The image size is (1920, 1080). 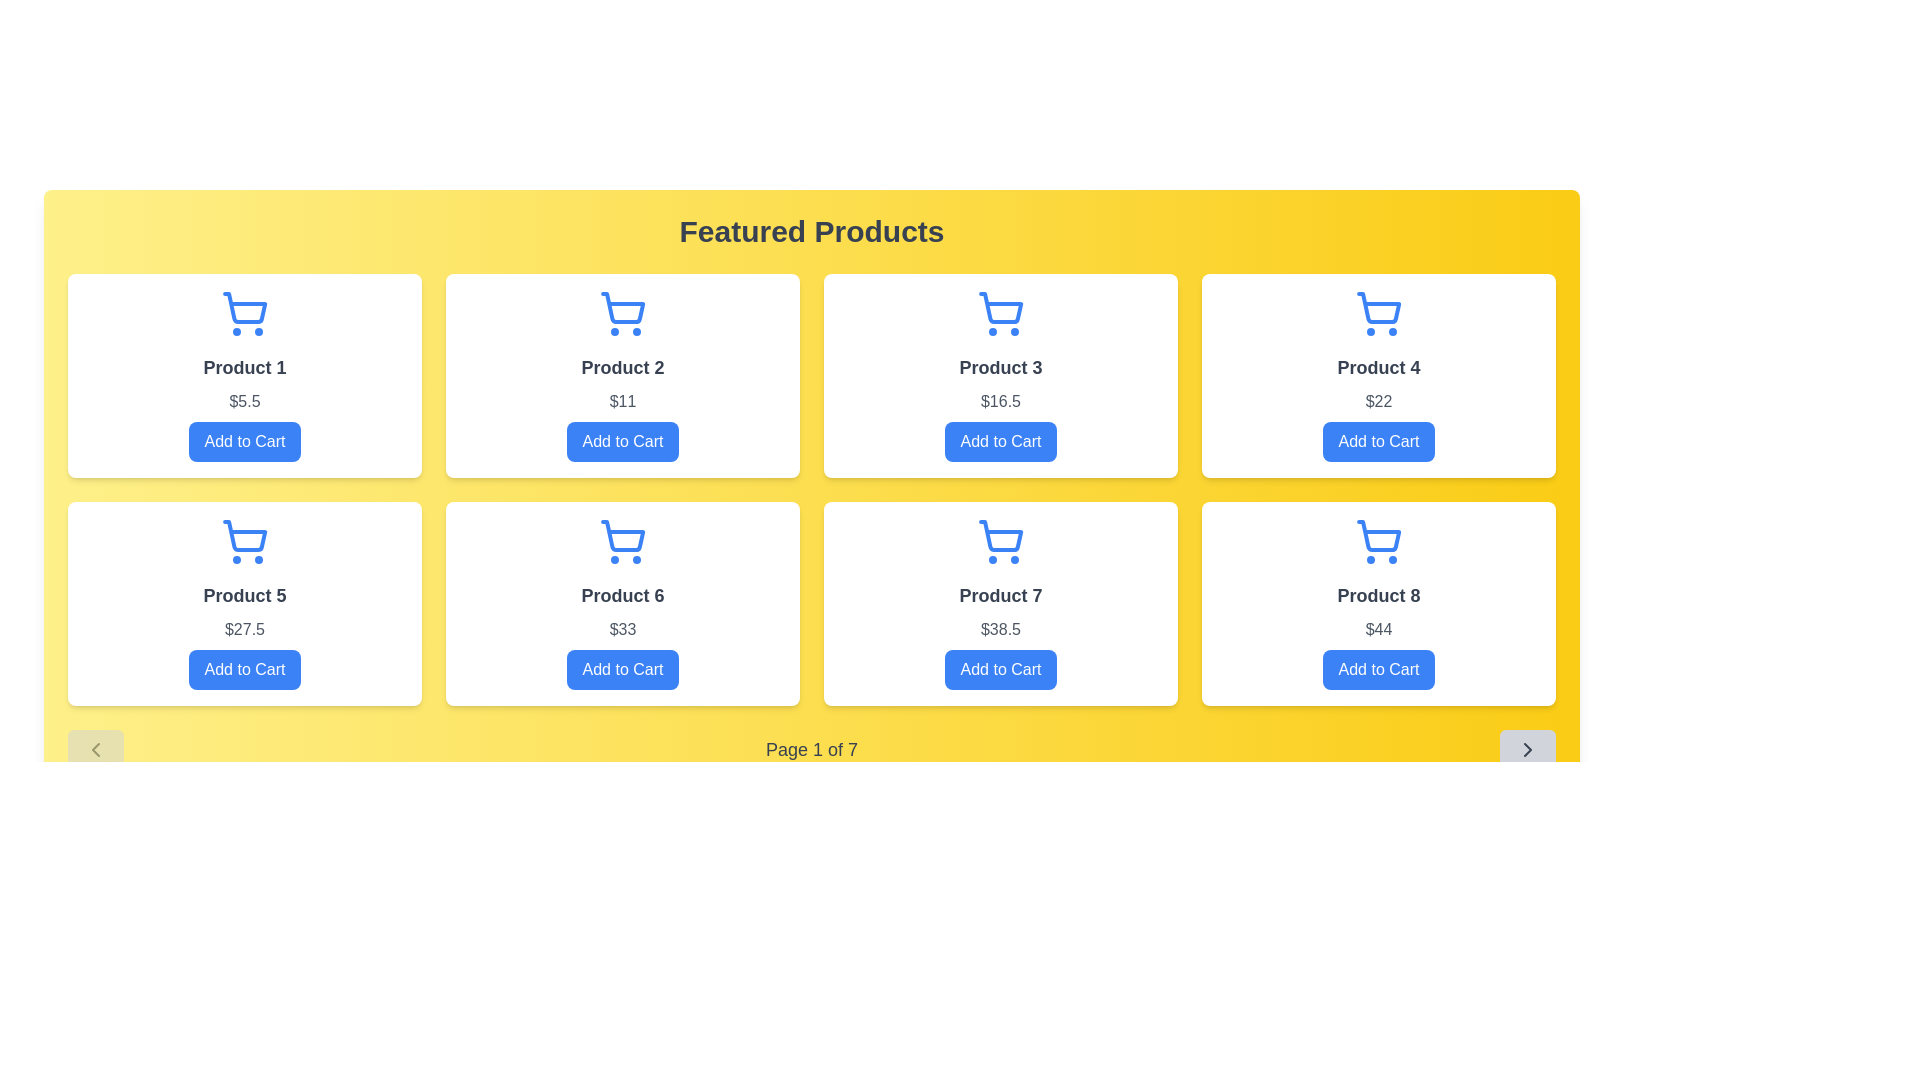 What do you see at coordinates (622, 367) in the screenshot?
I see `the Static Text Label that displays the product name, located in the middle of the product card in the second column of the first row, above the price label and beneath the shopping cart icon` at bounding box center [622, 367].